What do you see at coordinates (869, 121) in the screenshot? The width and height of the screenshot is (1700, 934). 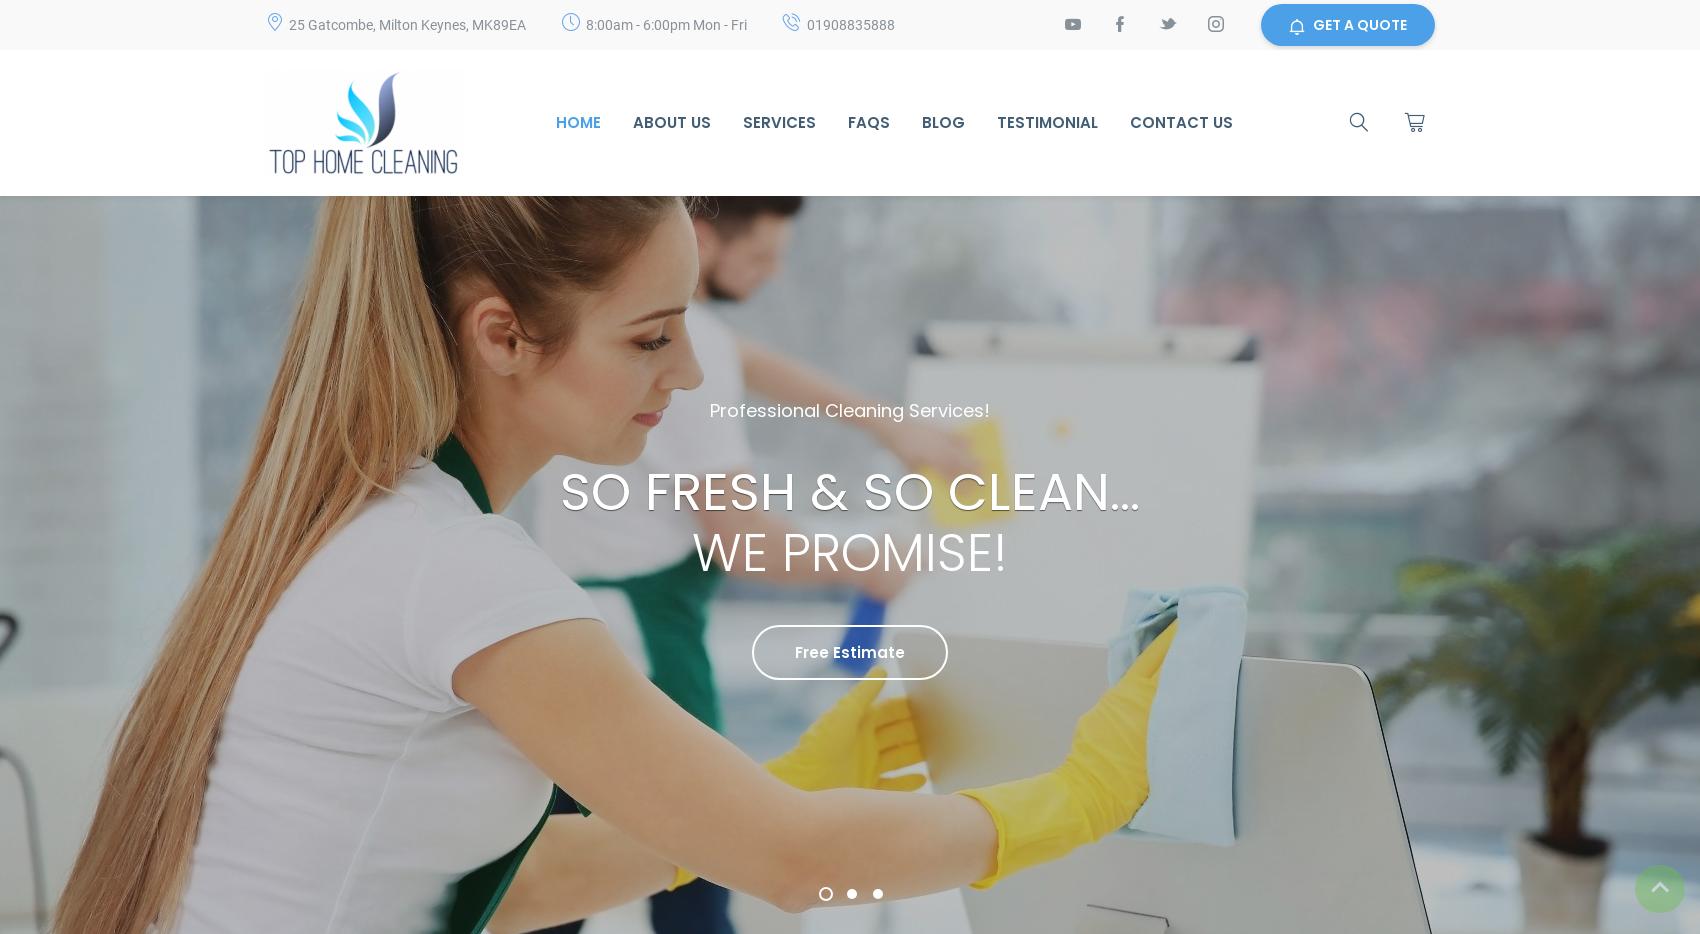 I see `'Faqs'` at bounding box center [869, 121].